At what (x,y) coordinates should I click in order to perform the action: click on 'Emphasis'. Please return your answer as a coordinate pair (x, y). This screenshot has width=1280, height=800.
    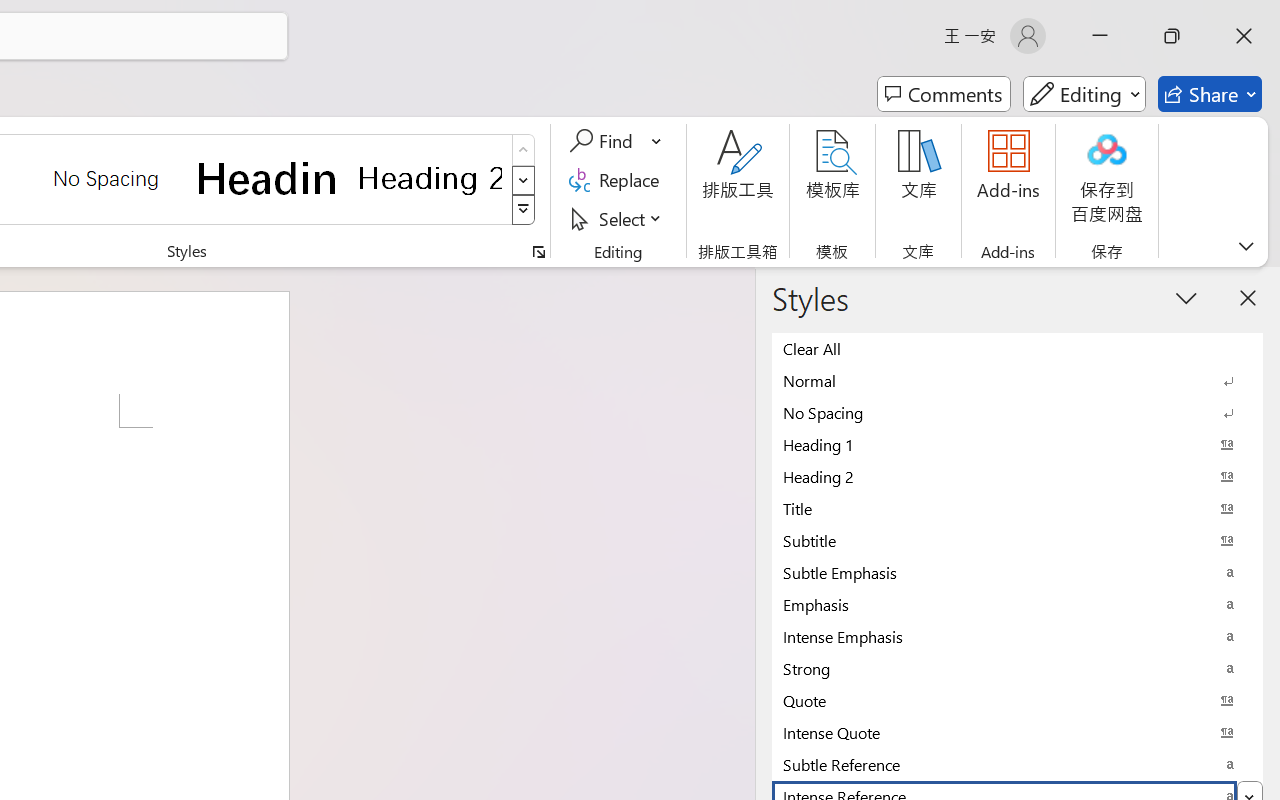
    Looking at the image, I should click on (1017, 604).